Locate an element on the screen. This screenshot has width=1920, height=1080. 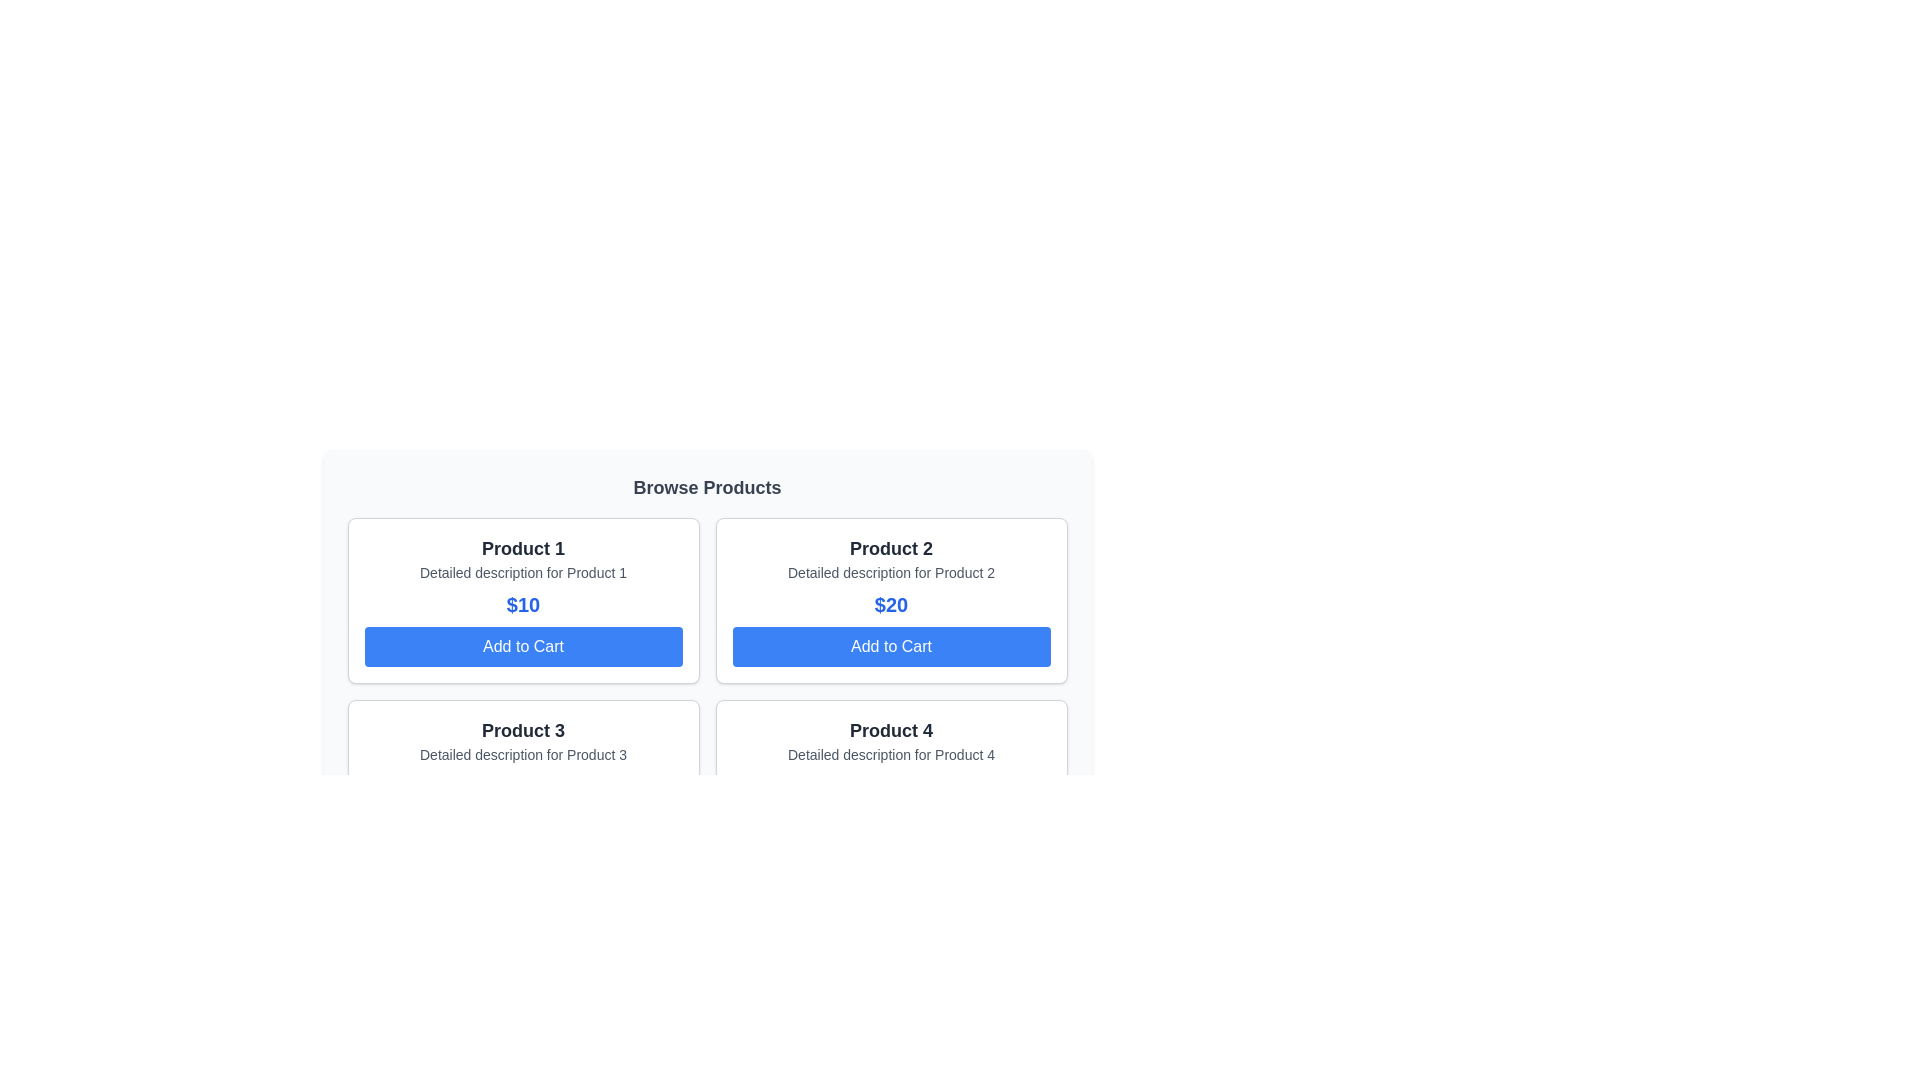
the label providing details about 'Product 2', located below the title 'Product 2' and above the price label '$20' in the second product tile of the grid is located at coordinates (890, 573).